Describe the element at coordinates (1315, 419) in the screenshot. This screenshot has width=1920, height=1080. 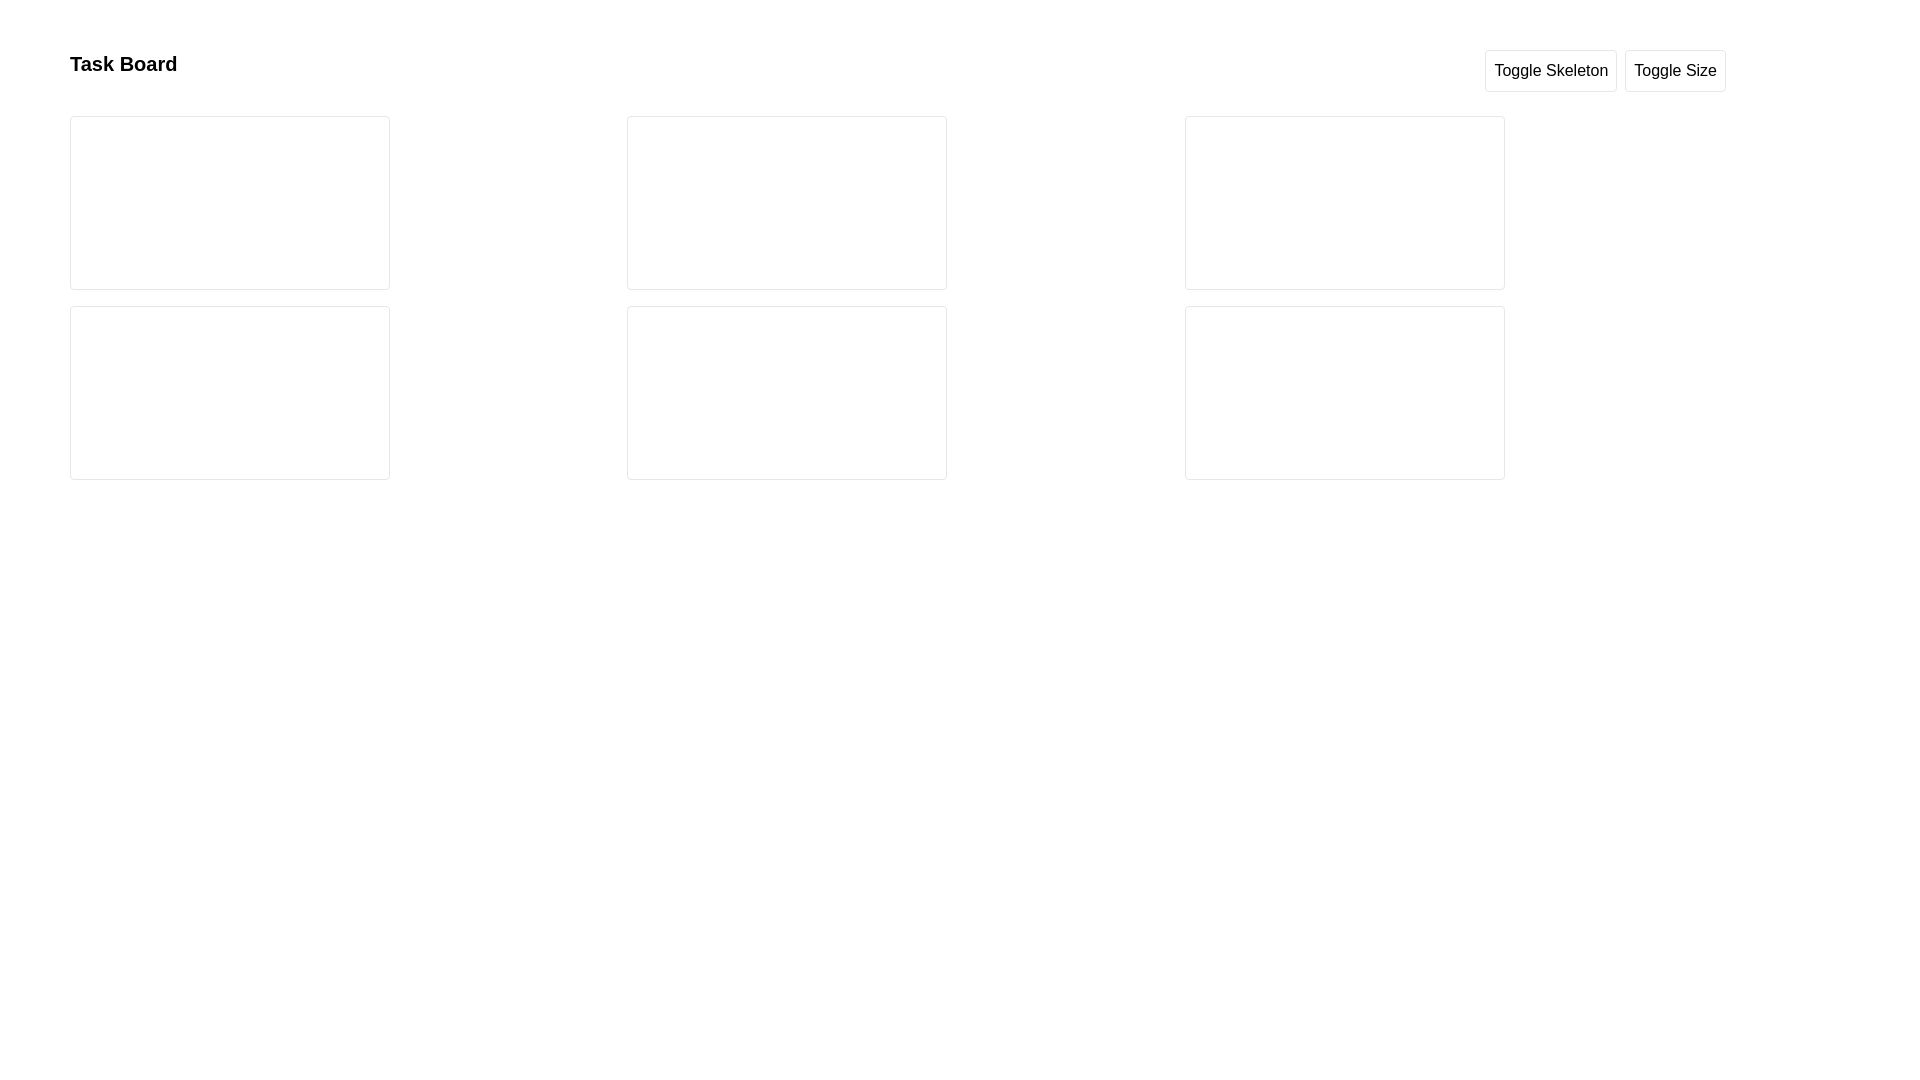
I see `the second skeleton loader component, which is a horizontal skeleton loader with pulsating animation, located in the lower-right quadrant of the layout` at that location.